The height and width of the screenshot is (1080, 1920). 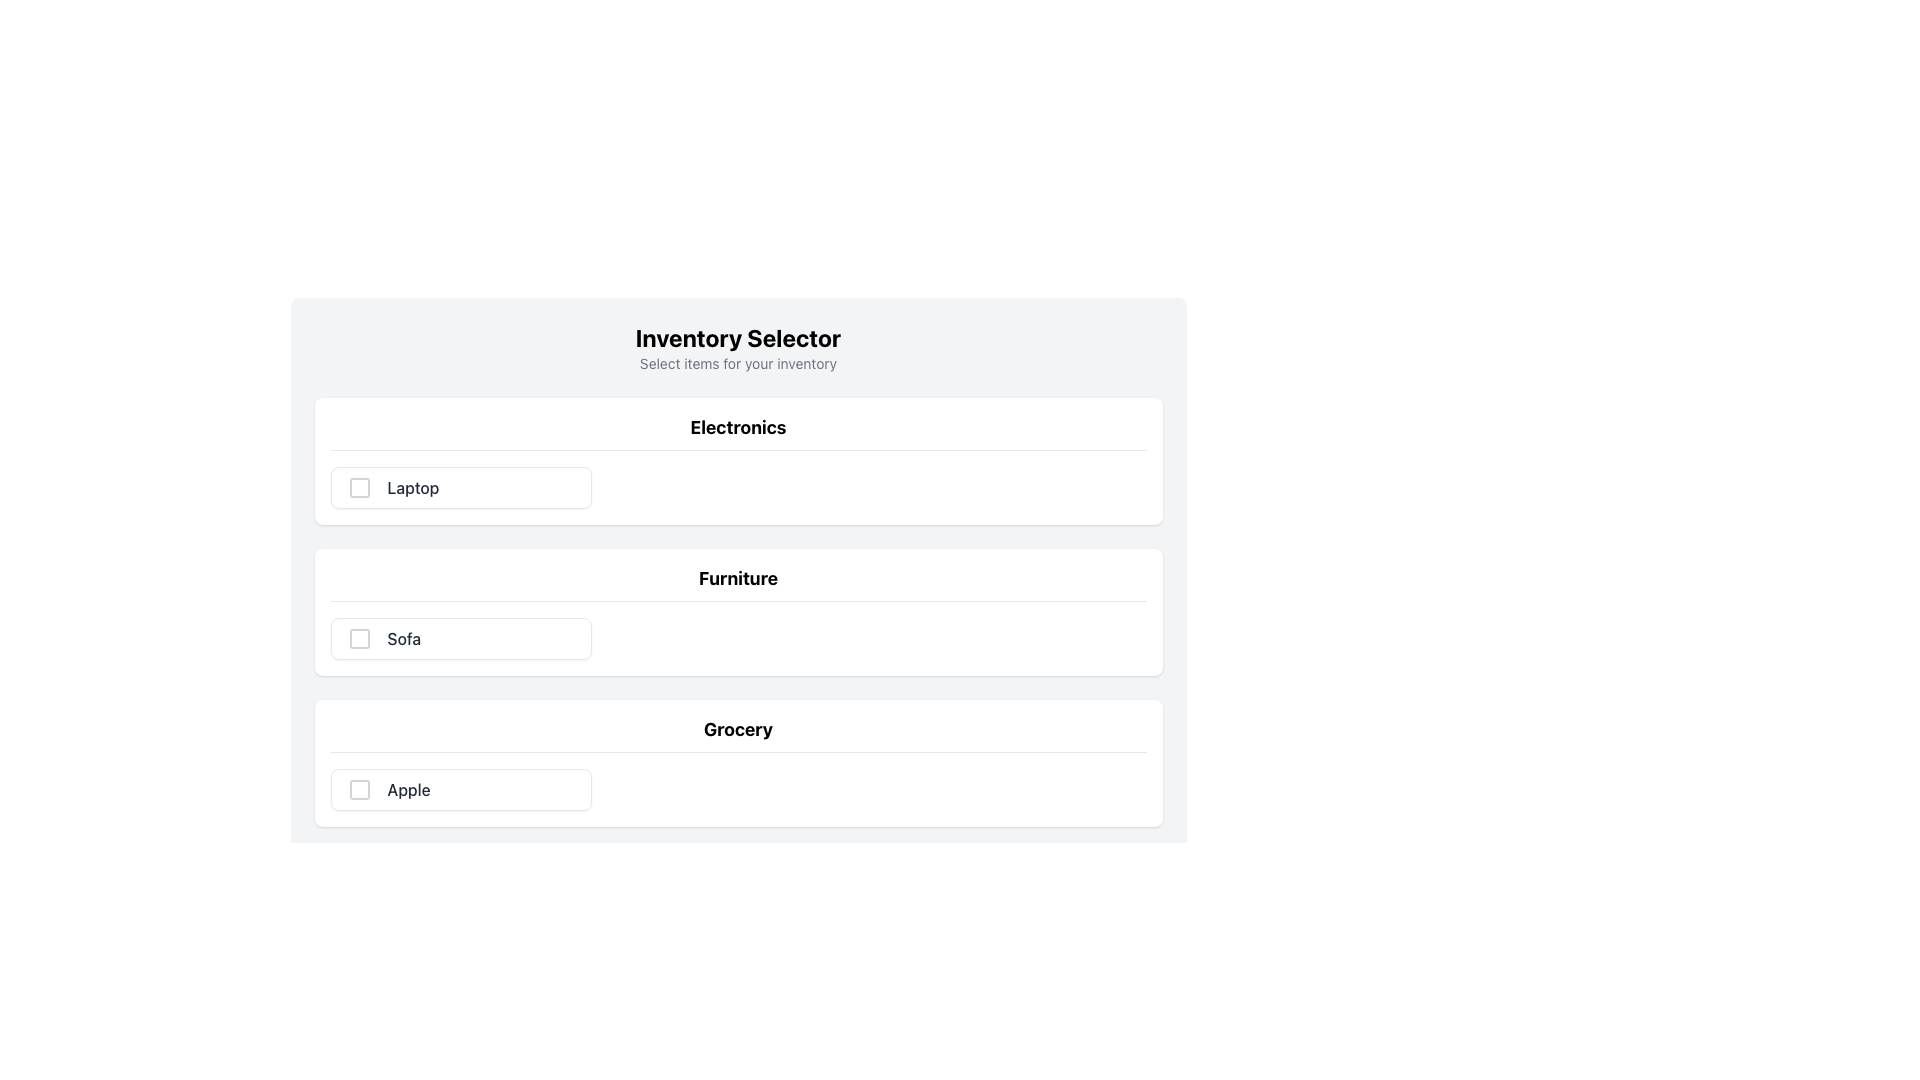 I want to click on the SVG graphical element located in the 'Grocery' section next to the 'Apple' label, so click(x=359, y=789).